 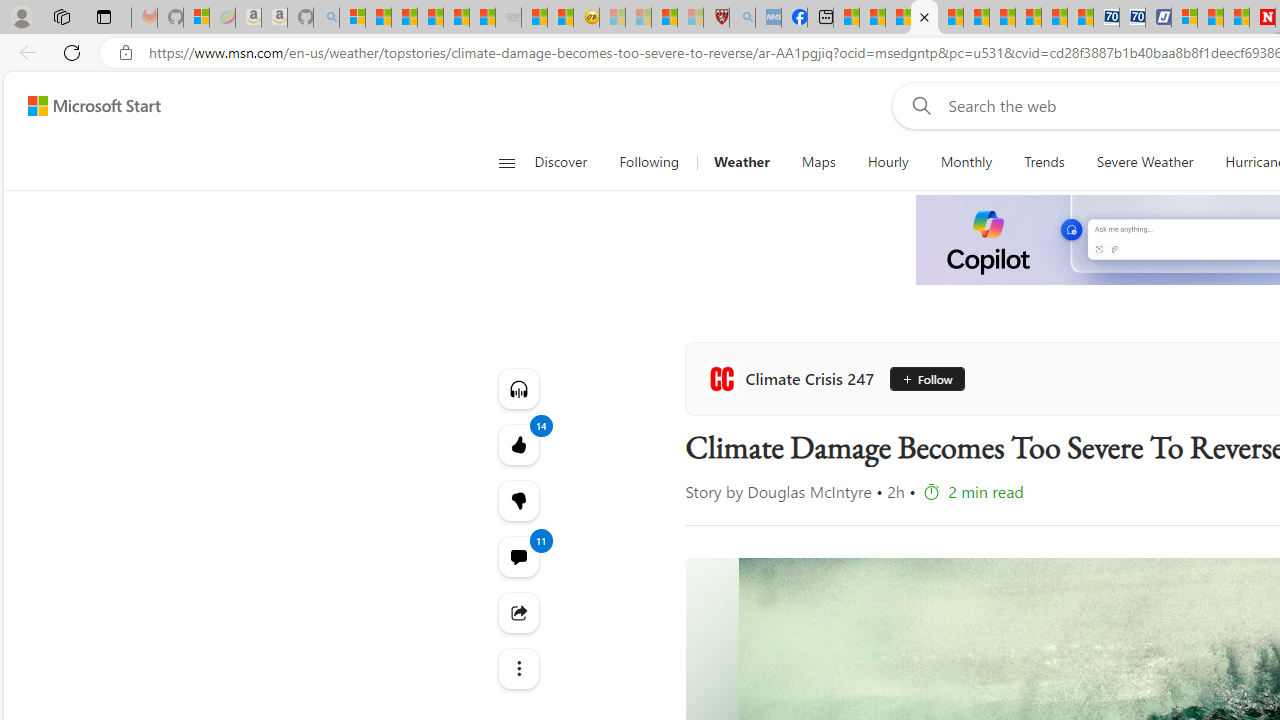 I want to click on 'Combat Siege - Sleeping', so click(x=508, y=17).